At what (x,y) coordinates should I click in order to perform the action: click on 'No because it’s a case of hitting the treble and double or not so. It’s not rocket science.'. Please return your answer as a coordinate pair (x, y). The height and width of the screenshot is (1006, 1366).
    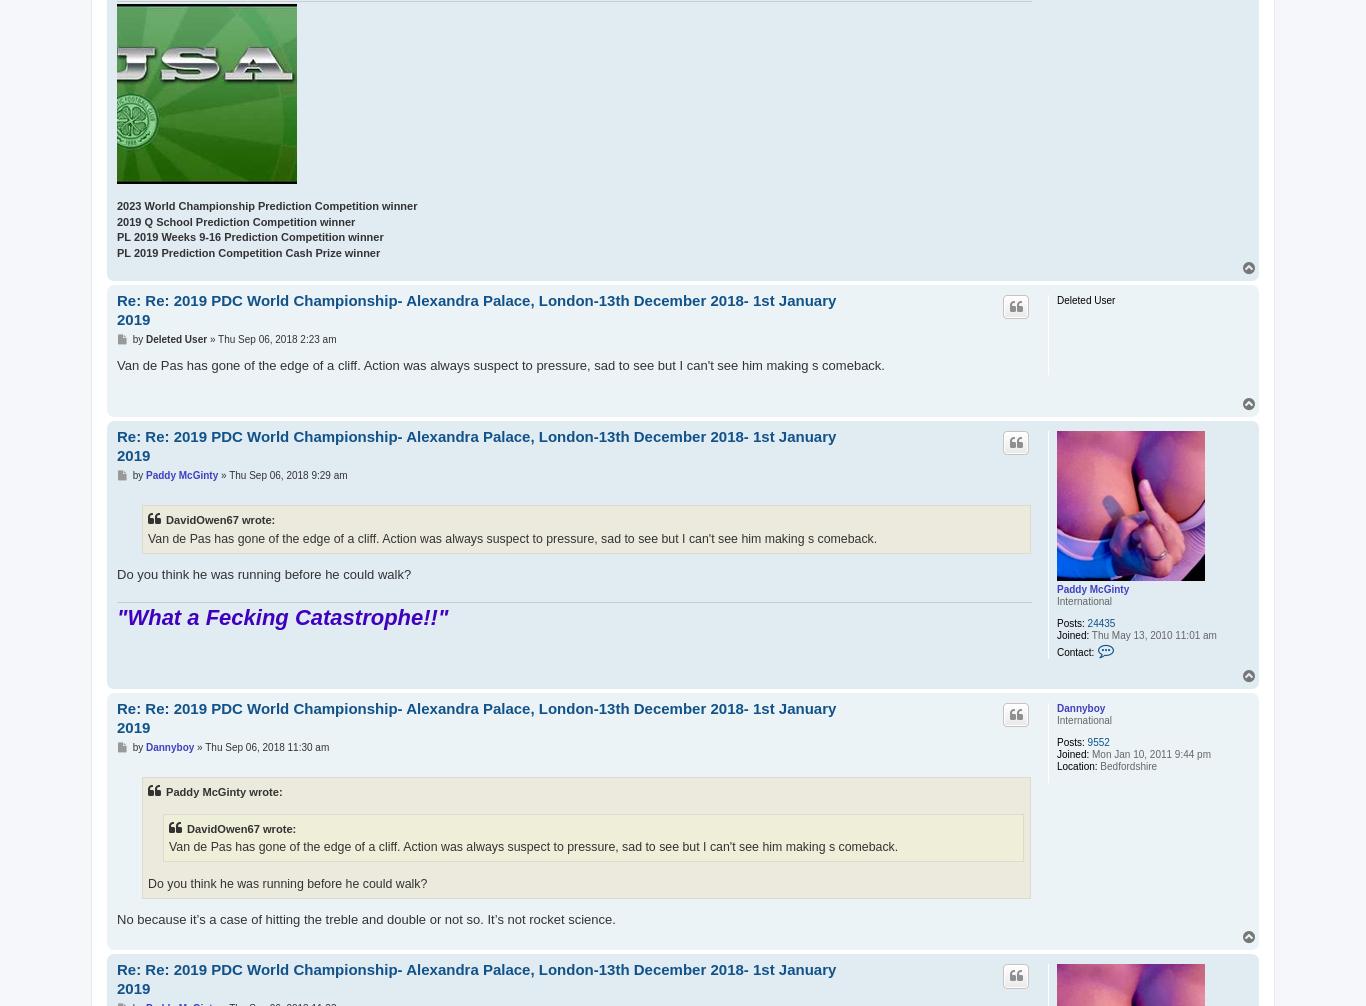
    Looking at the image, I should click on (364, 918).